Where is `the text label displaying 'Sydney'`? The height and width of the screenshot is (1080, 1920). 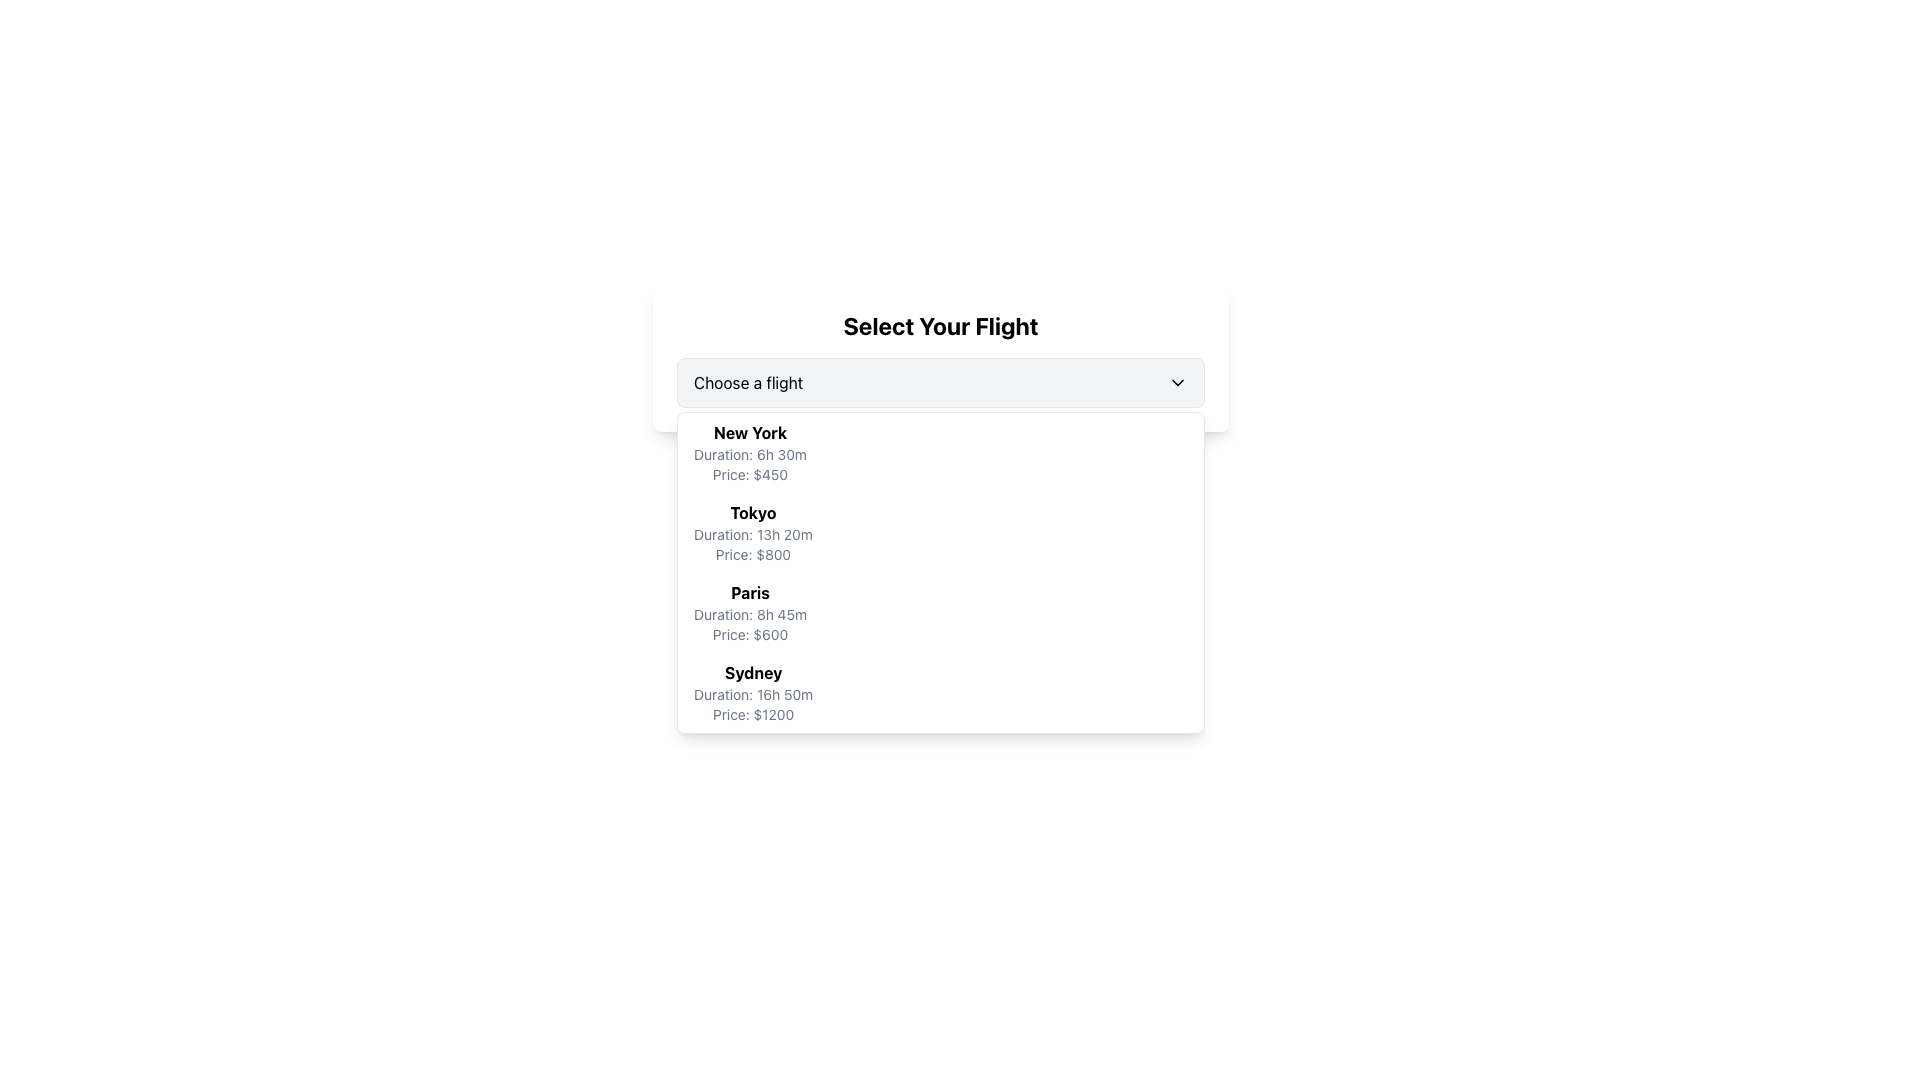
the text label displaying 'Sydney' is located at coordinates (752, 672).